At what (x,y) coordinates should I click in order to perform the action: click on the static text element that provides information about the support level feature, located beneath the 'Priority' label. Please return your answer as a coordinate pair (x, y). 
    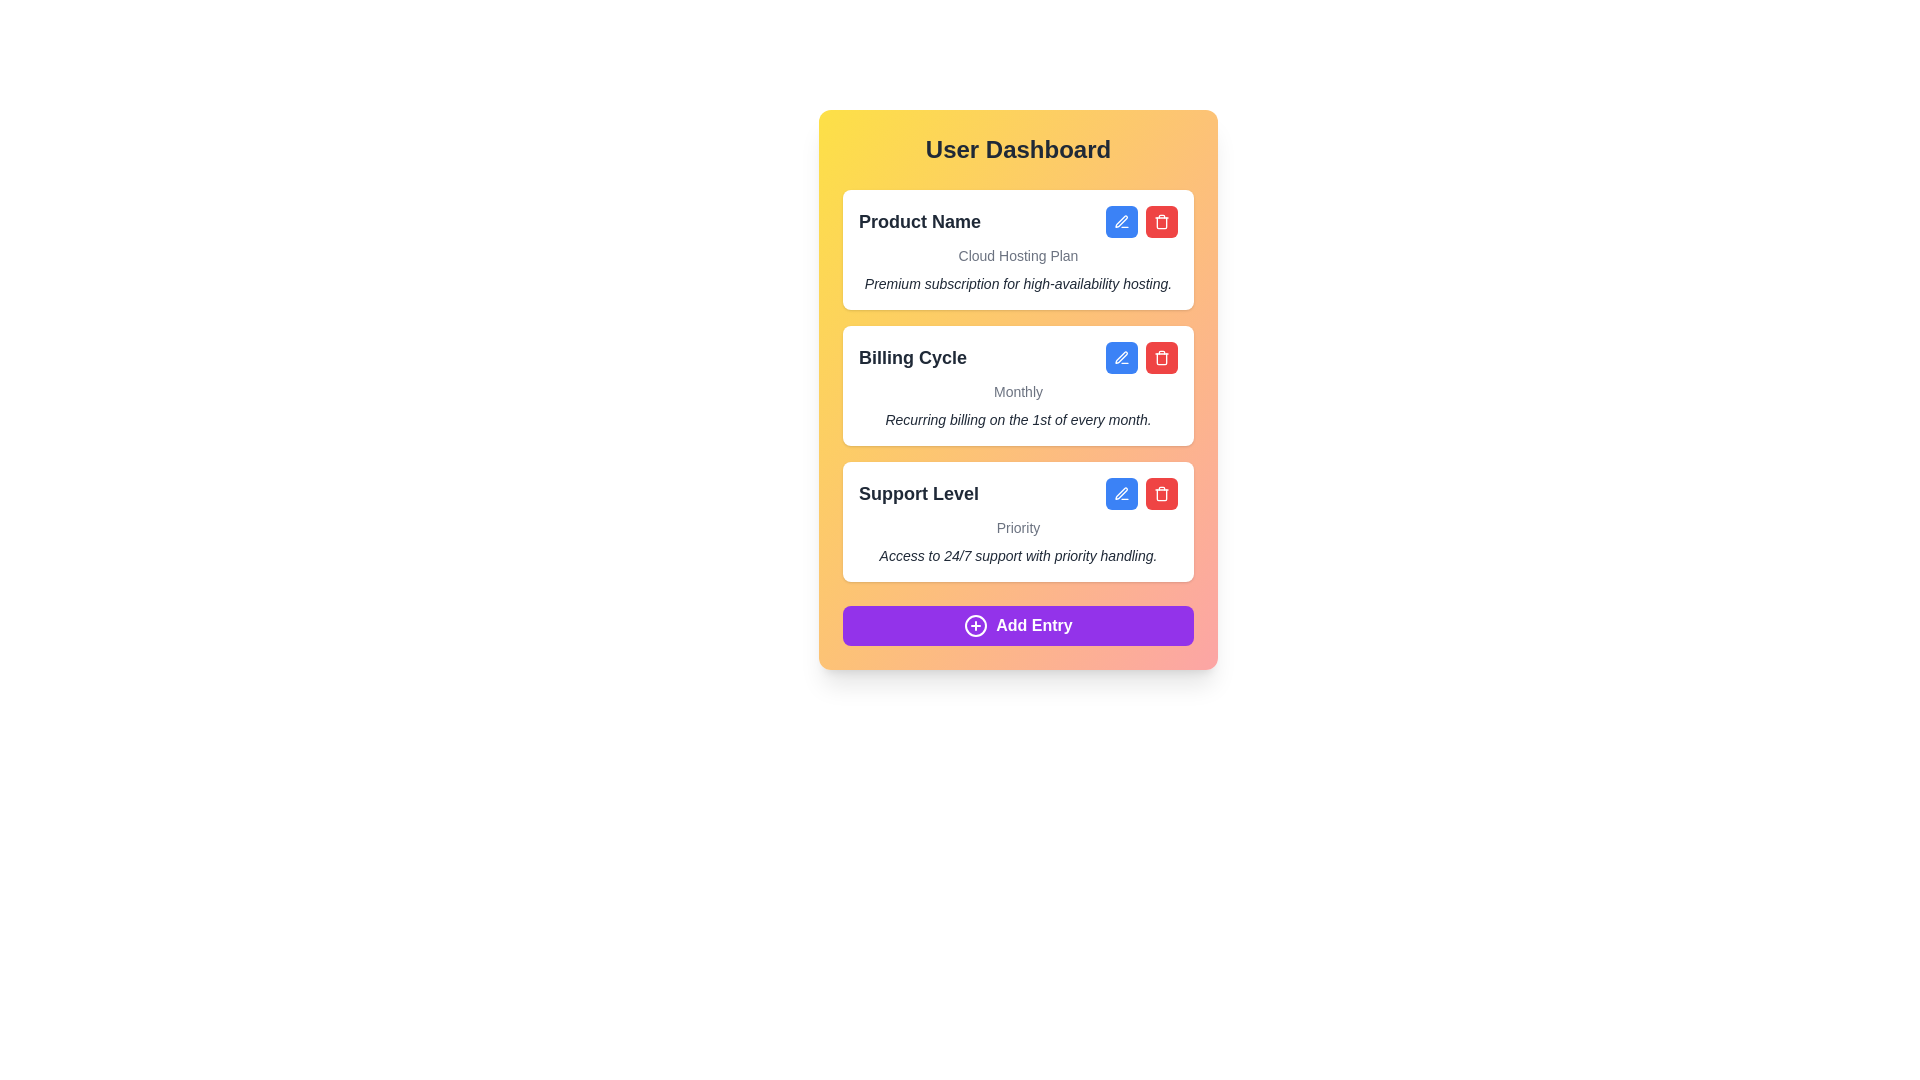
    Looking at the image, I should click on (1018, 555).